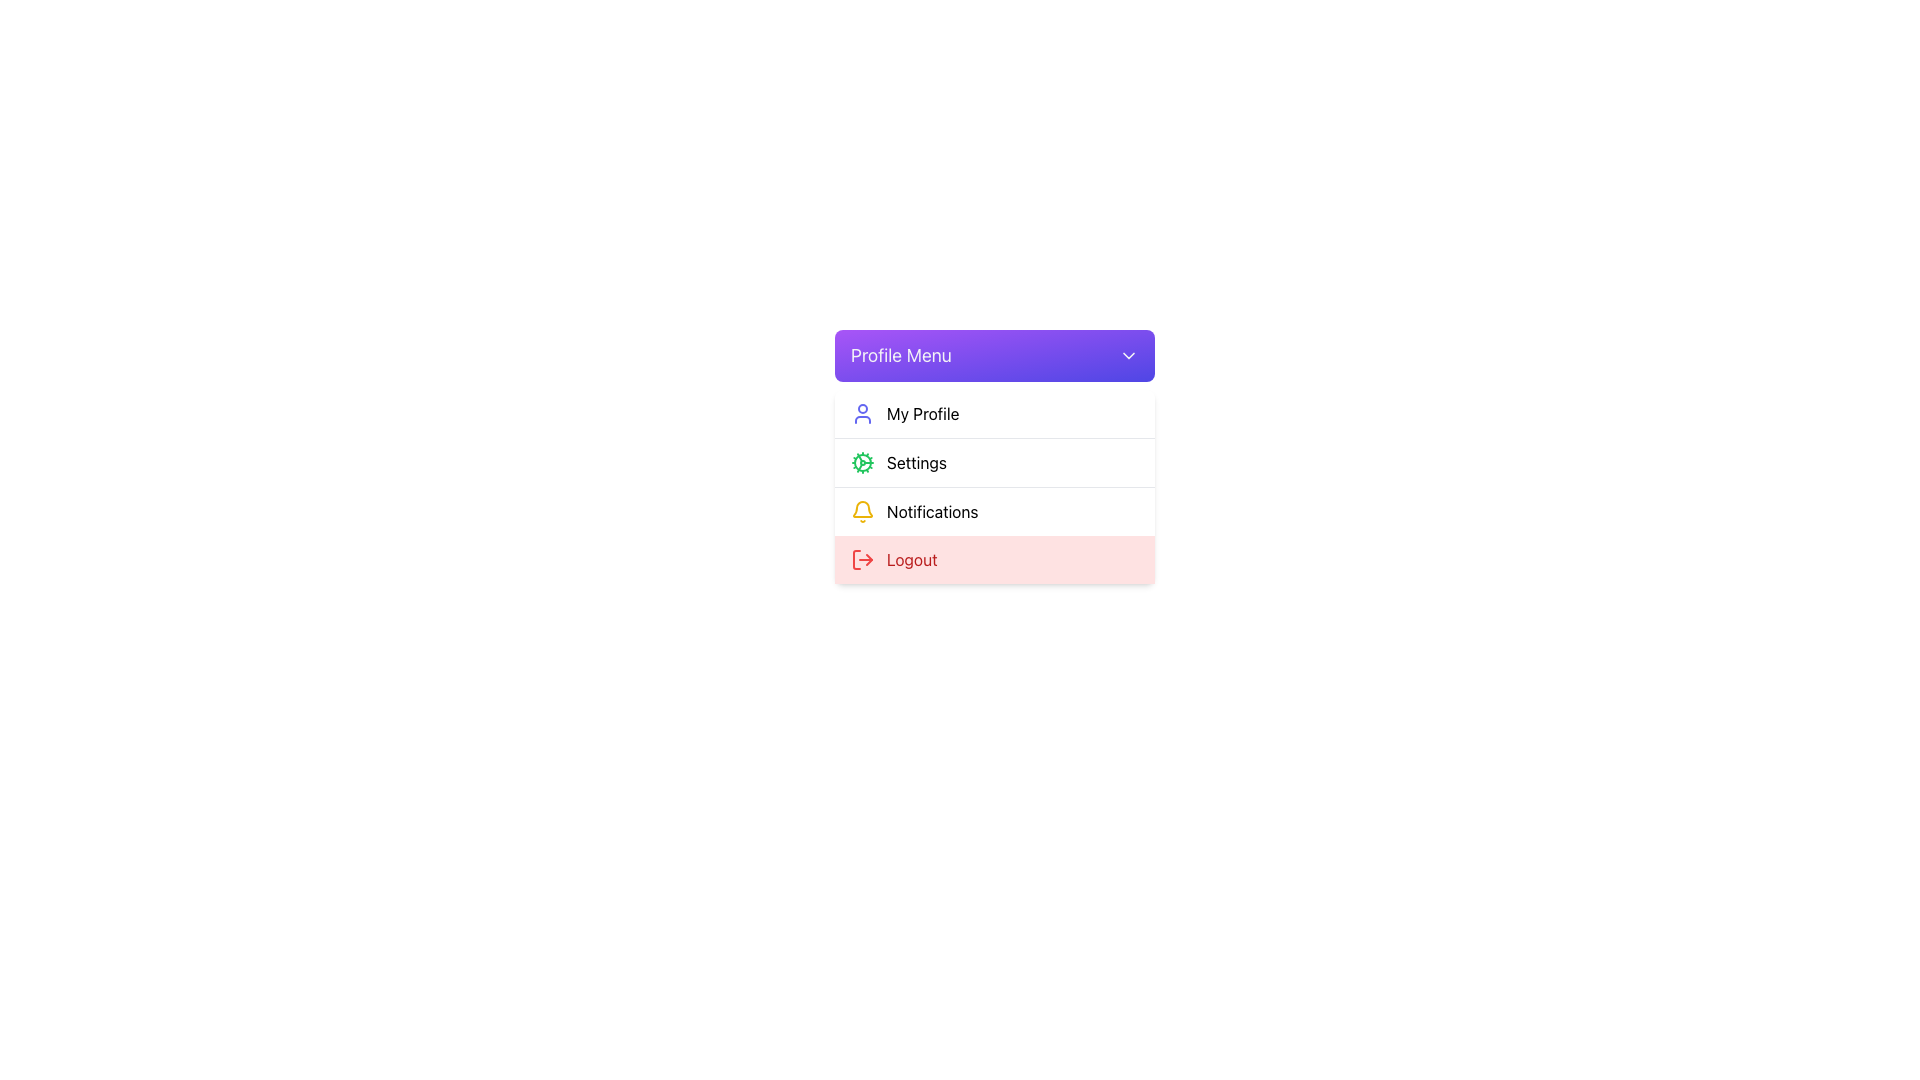  Describe the element at coordinates (994, 412) in the screenshot. I see `the first clickable list item in the 'Profile Menu'` at that location.